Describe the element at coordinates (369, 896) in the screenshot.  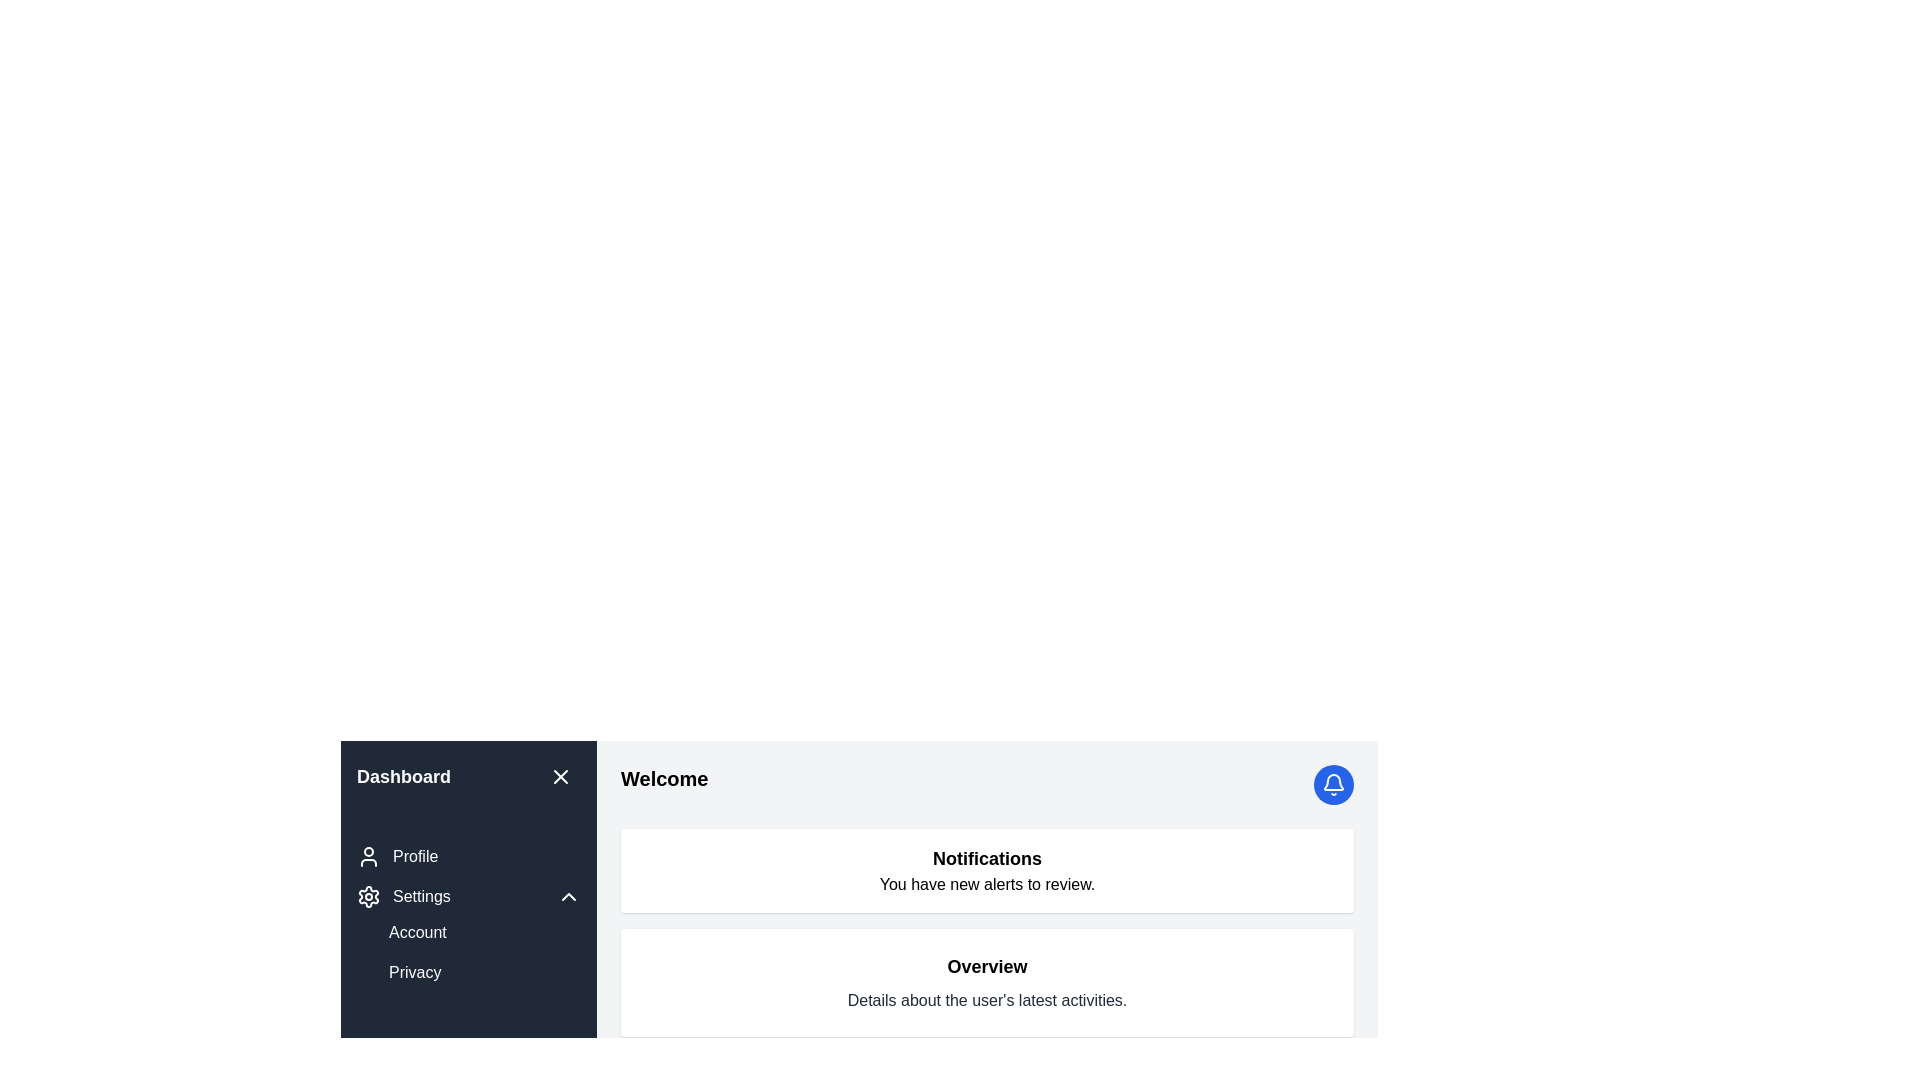
I see `the 'Settings' icon located in the left sidebar near the top, just before its textual label, to interact with the settings menu` at that location.